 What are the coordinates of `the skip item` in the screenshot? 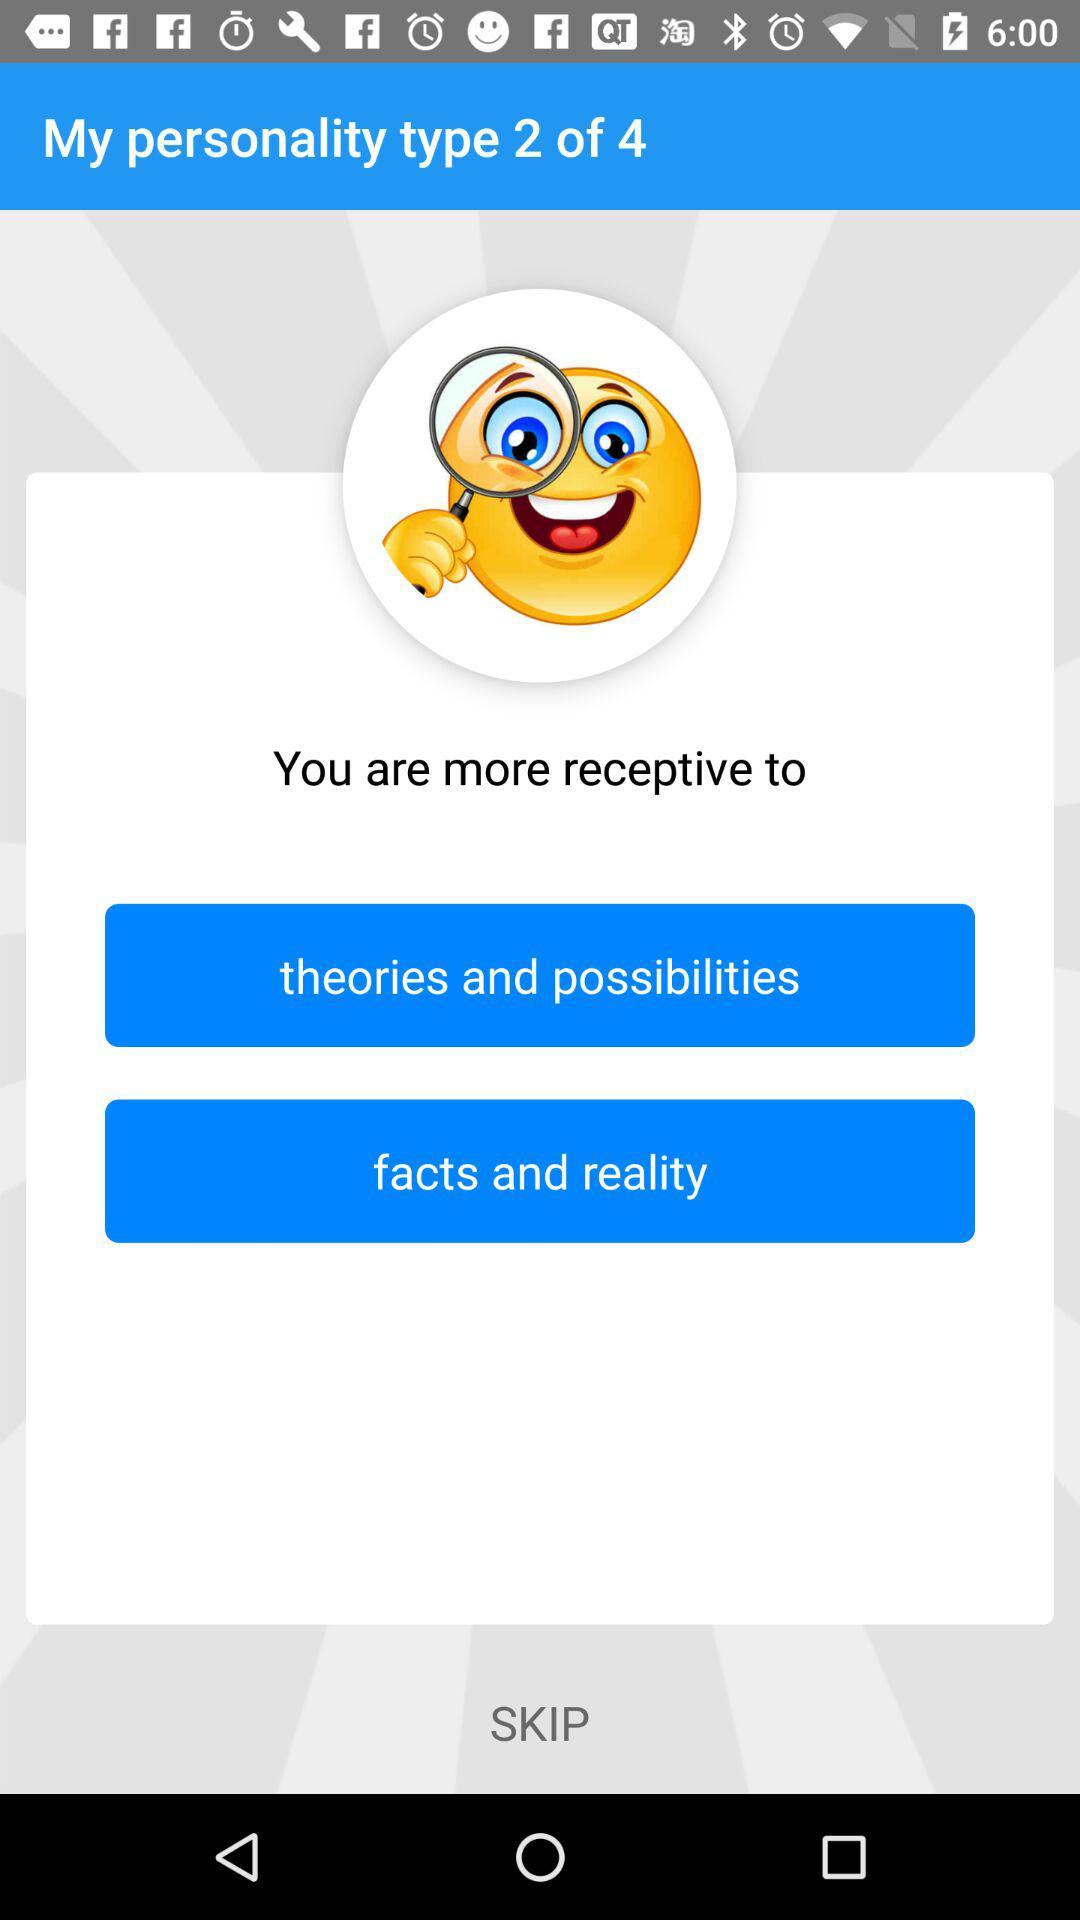 It's located at (540, 1721).